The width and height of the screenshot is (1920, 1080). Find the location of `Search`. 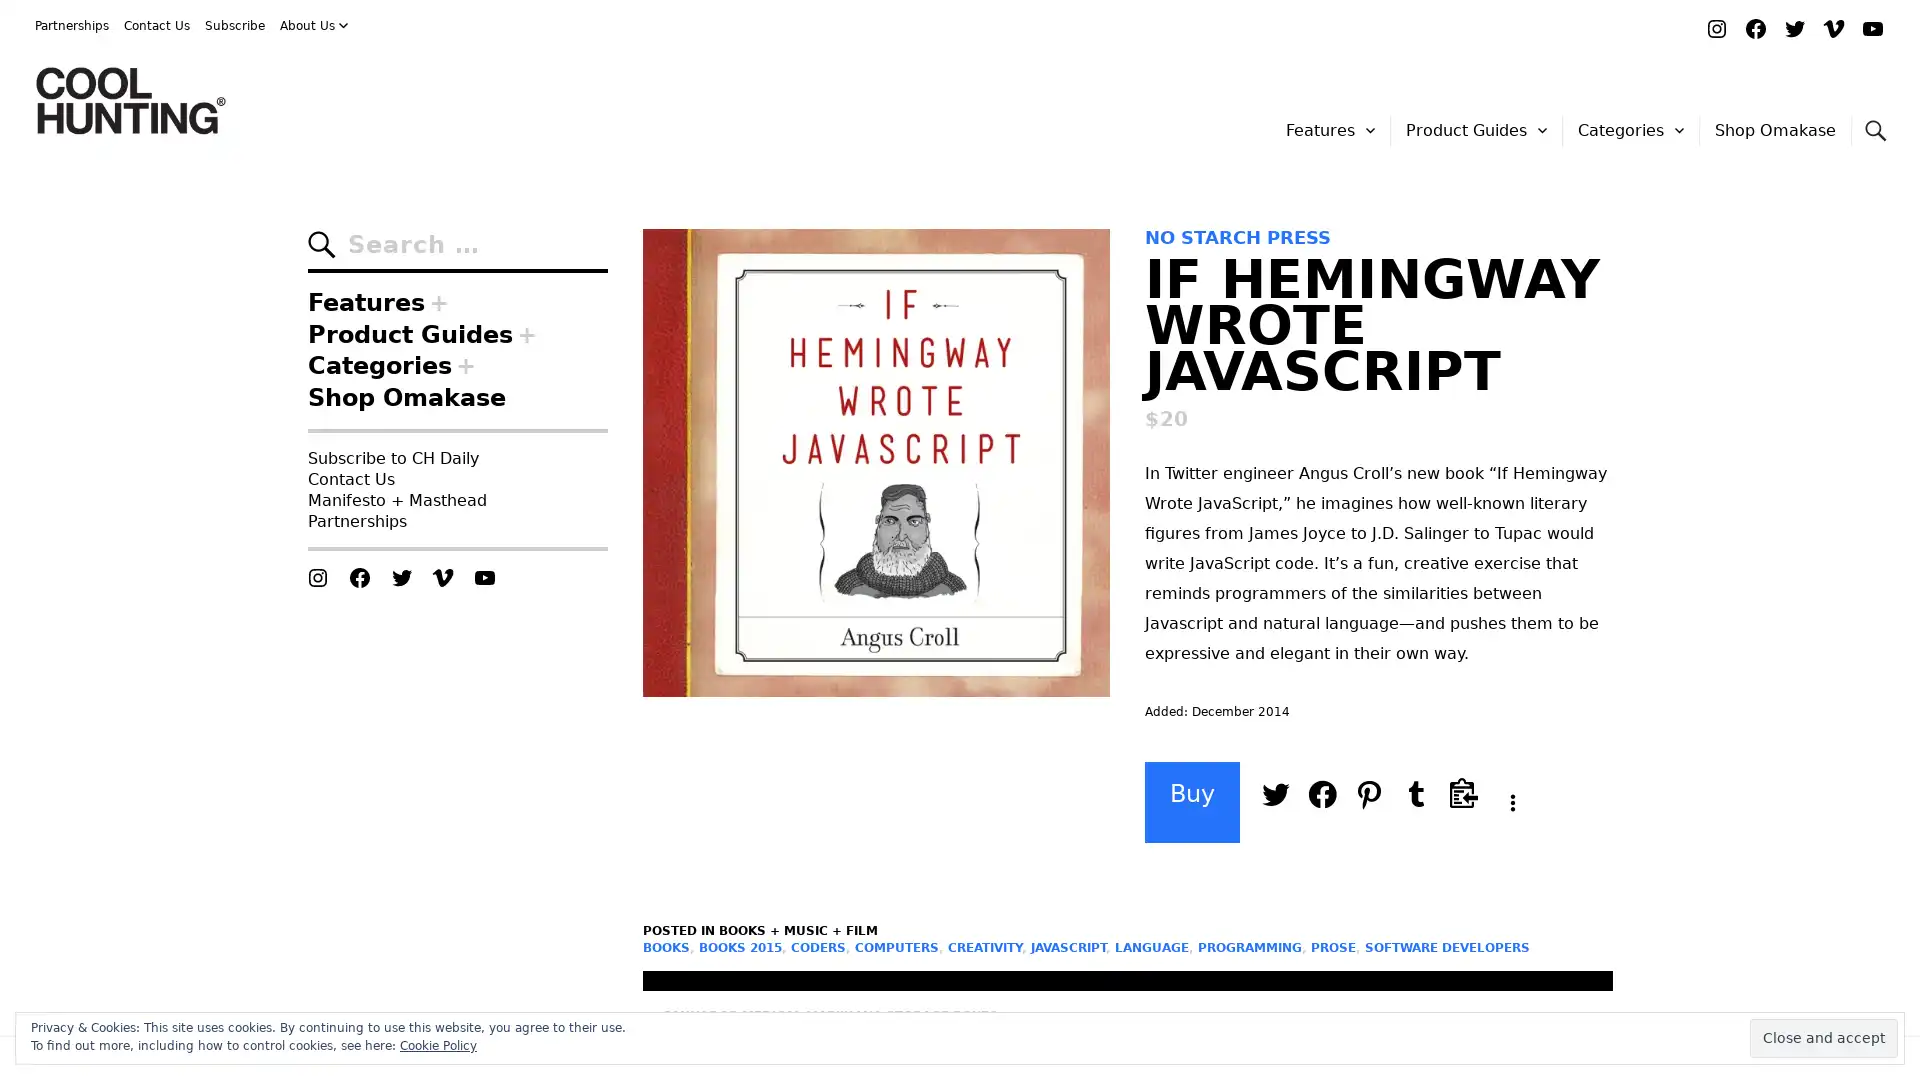

Search is located at coordinates (605, 225).